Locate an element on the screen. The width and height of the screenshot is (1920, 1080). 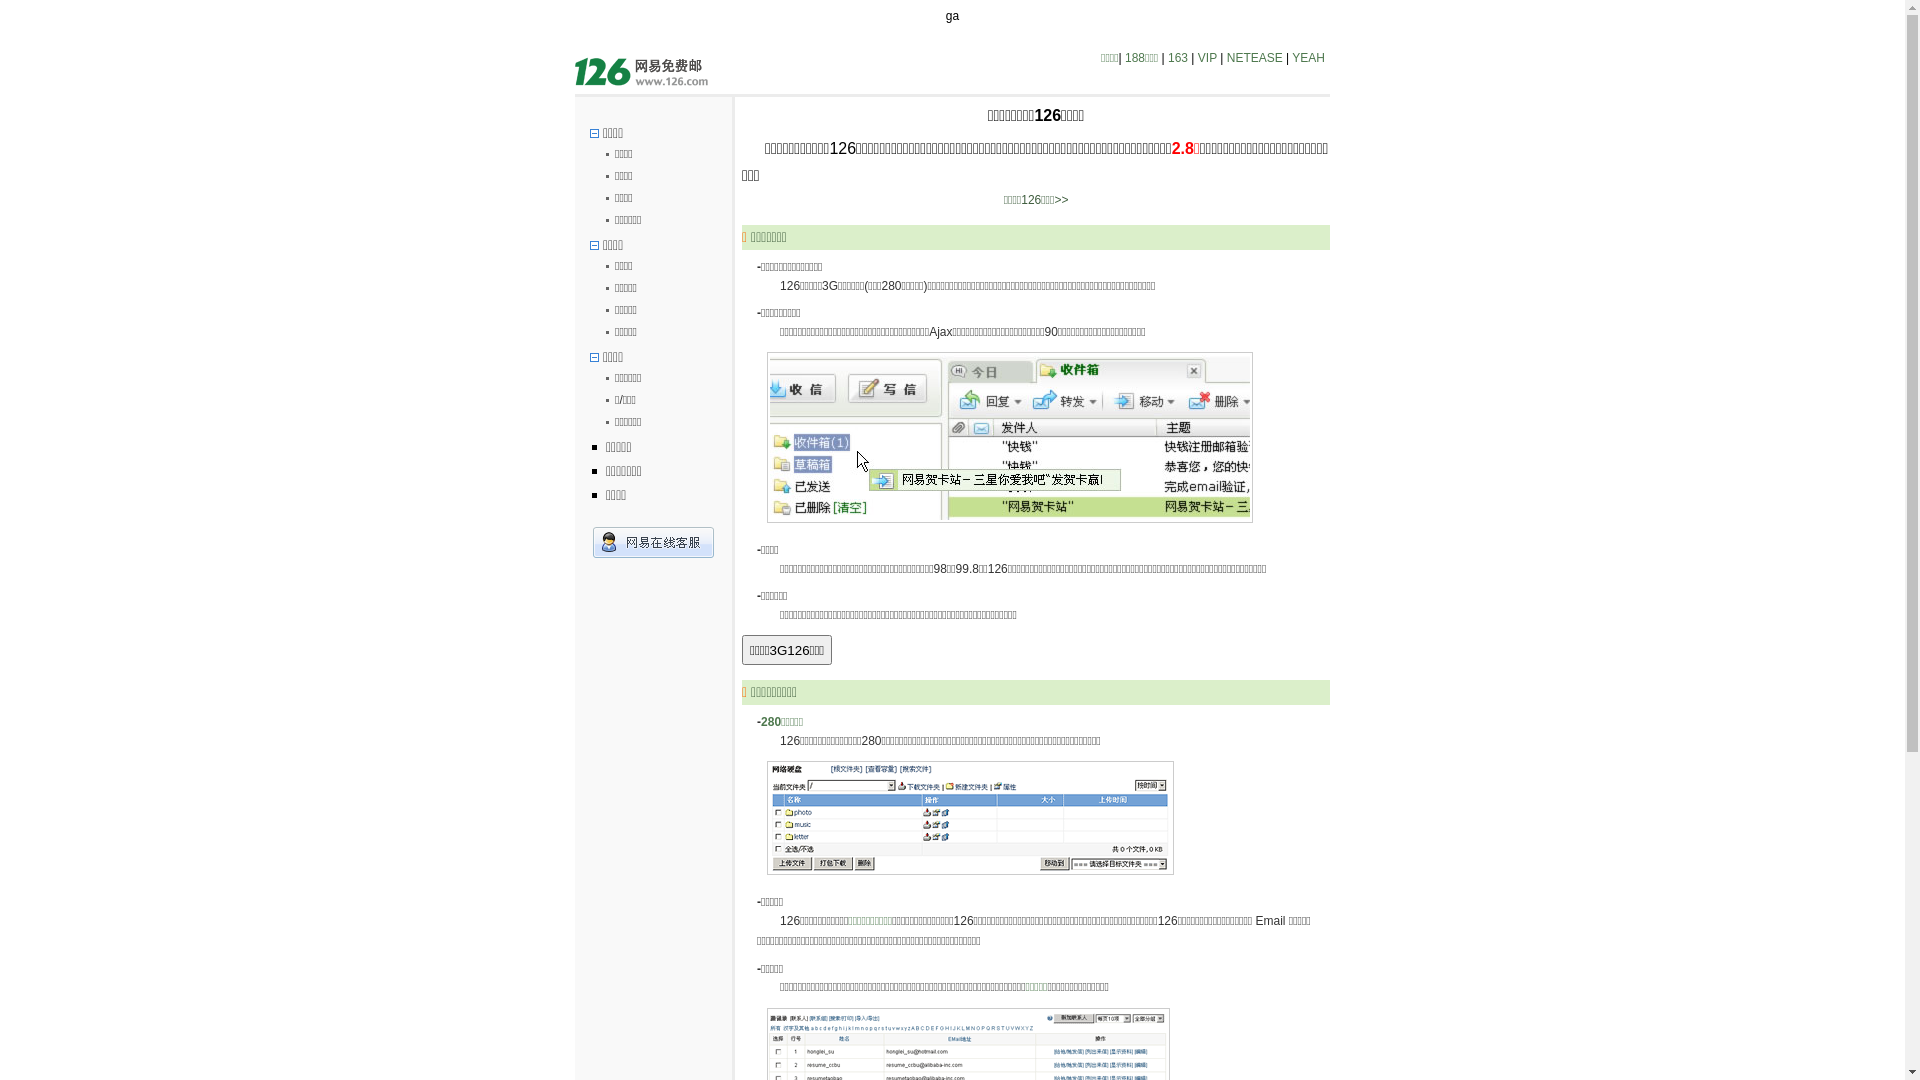
'VIP' is located at coordinates (1206, 56).